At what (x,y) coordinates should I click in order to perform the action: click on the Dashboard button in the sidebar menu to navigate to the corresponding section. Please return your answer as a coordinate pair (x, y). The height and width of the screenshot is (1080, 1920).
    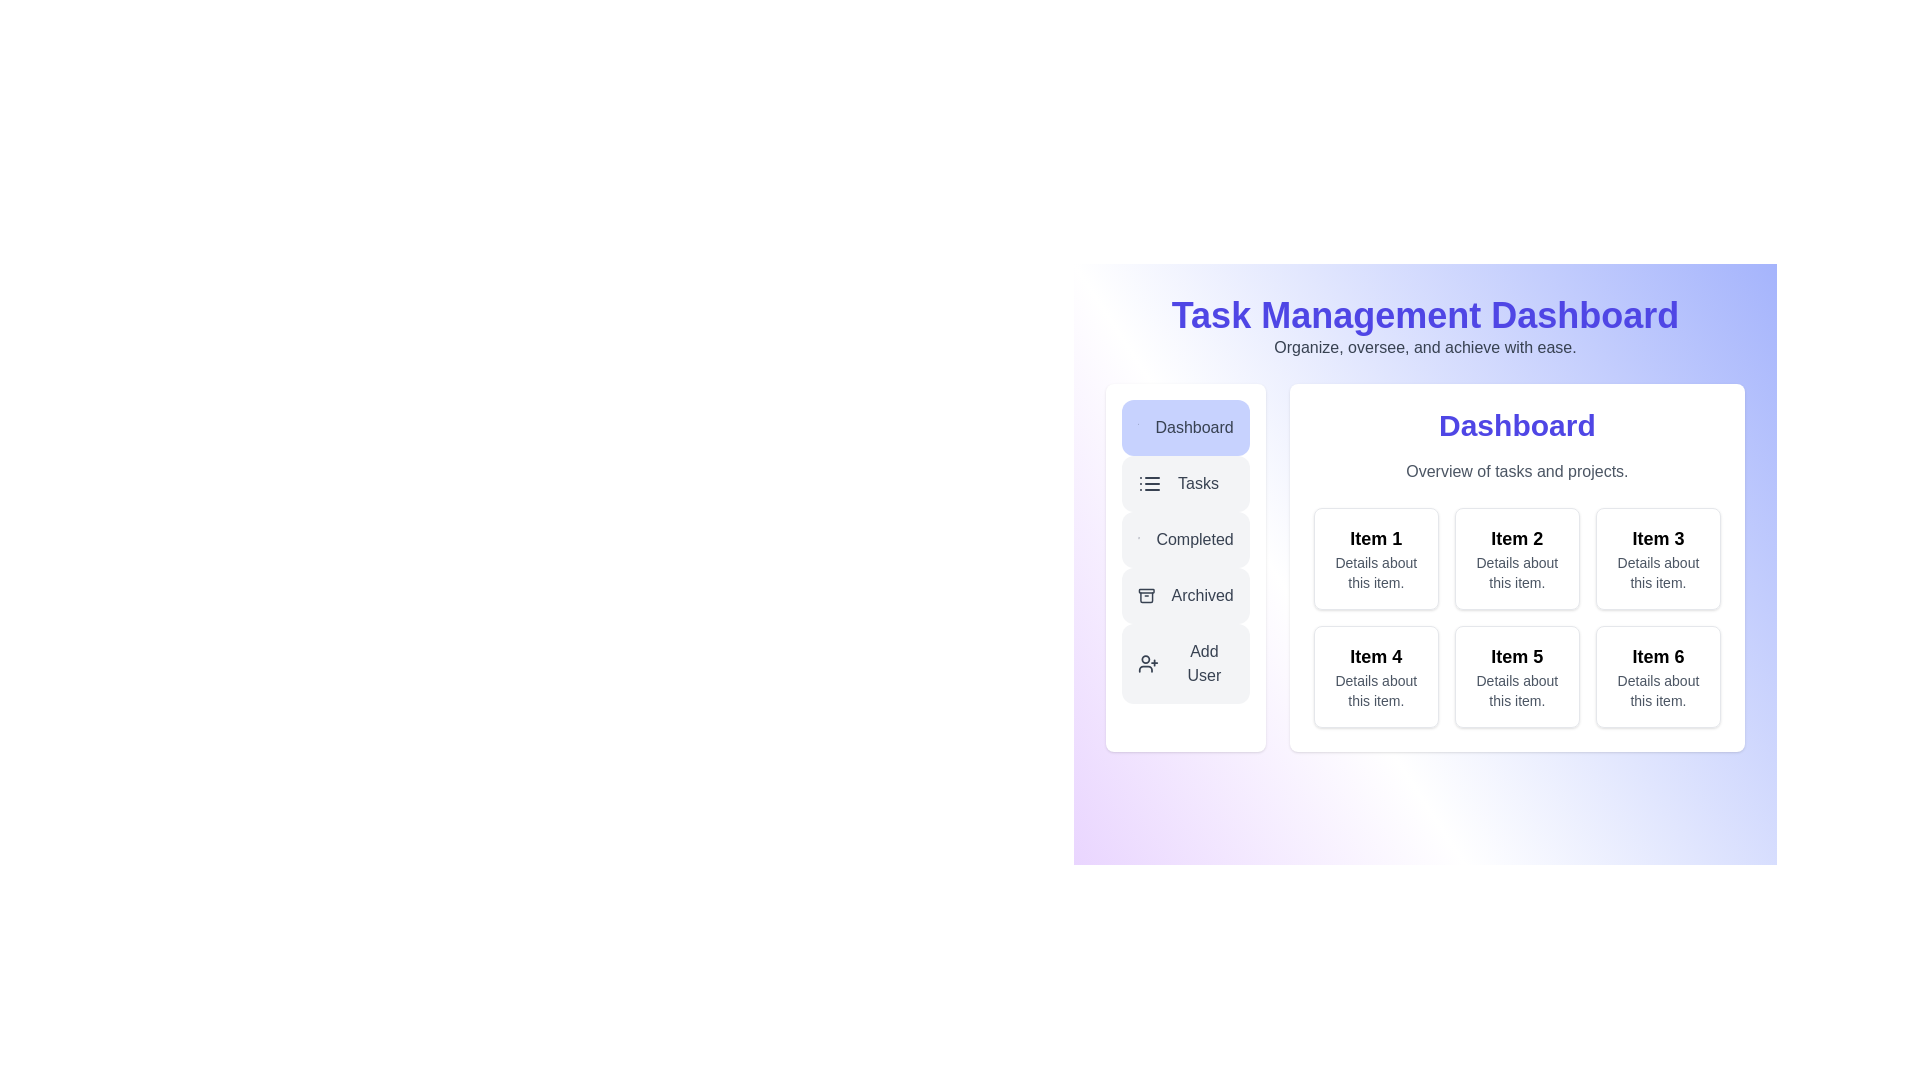
    Looking at the image, I should click on (1185, 427).